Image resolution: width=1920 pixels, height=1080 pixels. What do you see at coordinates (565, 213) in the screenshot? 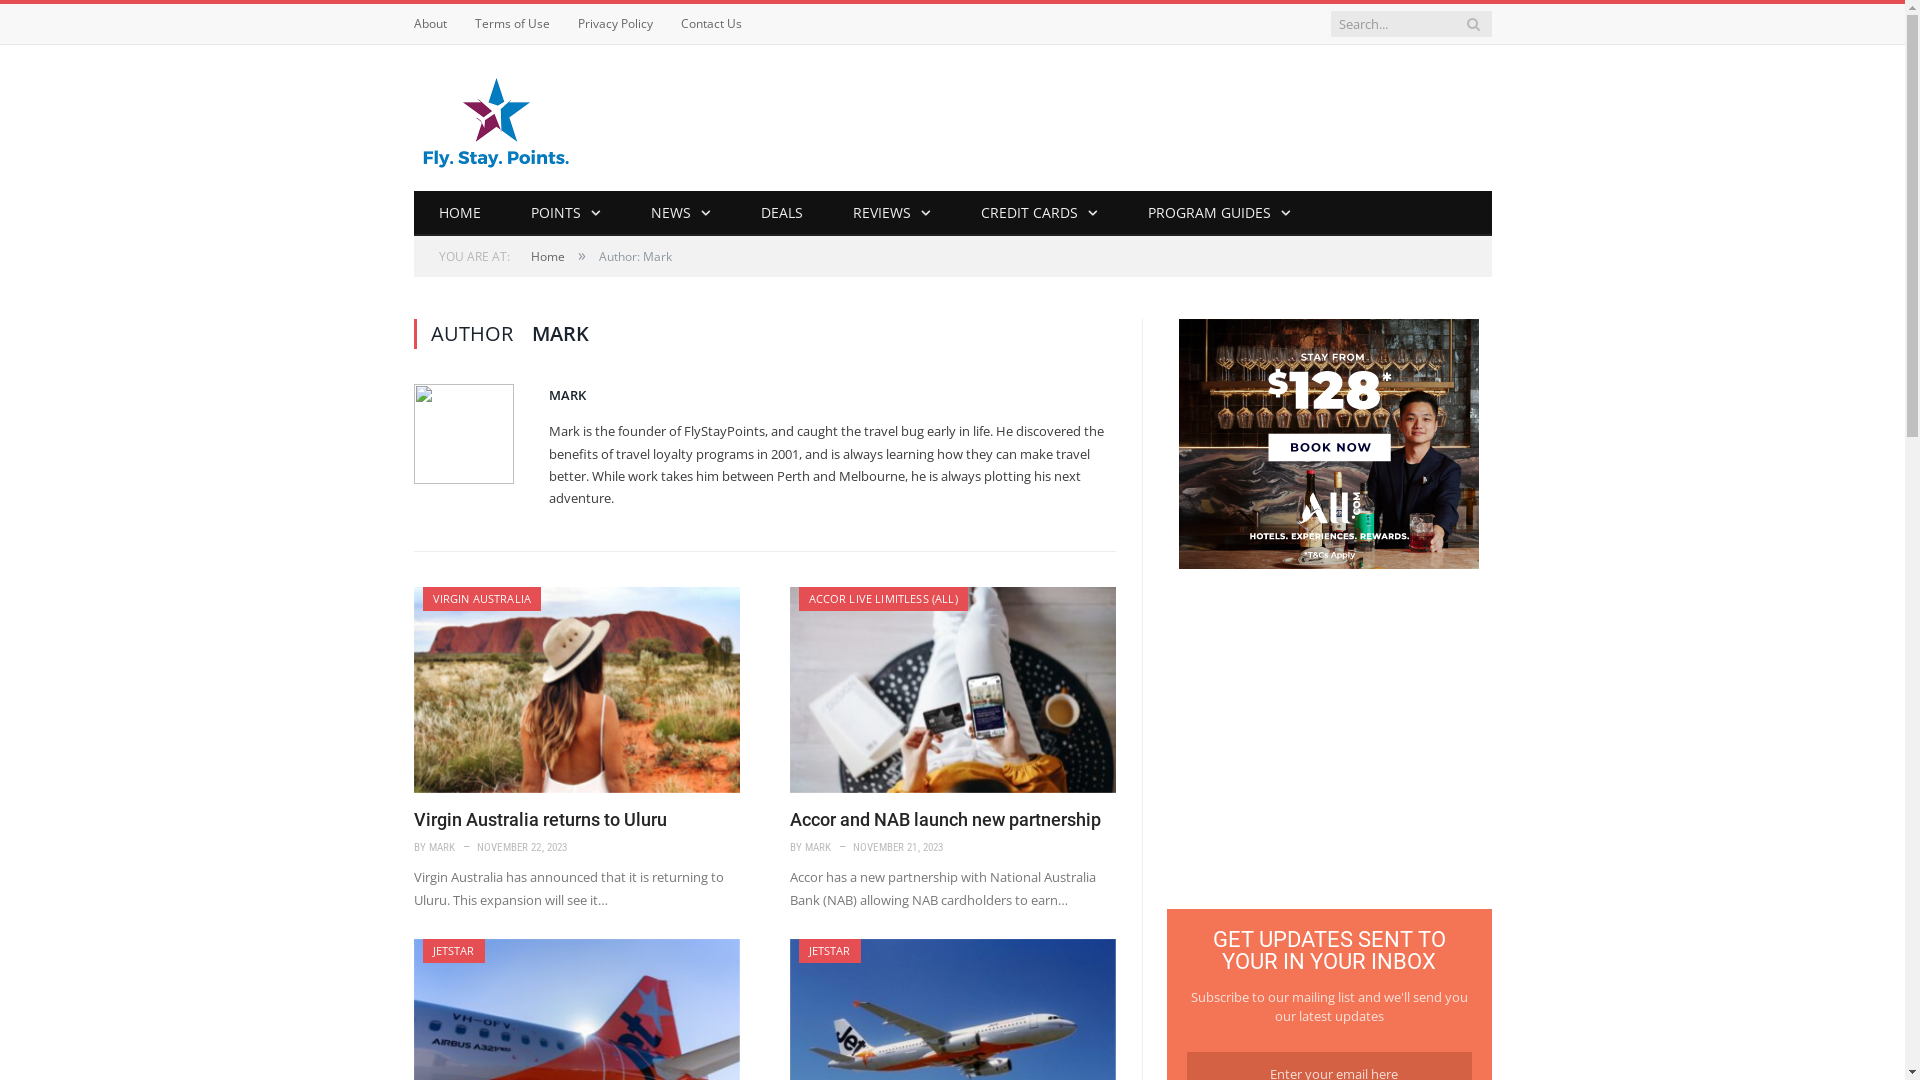
I see `'POINTS'` at bounding box center [565, 213].